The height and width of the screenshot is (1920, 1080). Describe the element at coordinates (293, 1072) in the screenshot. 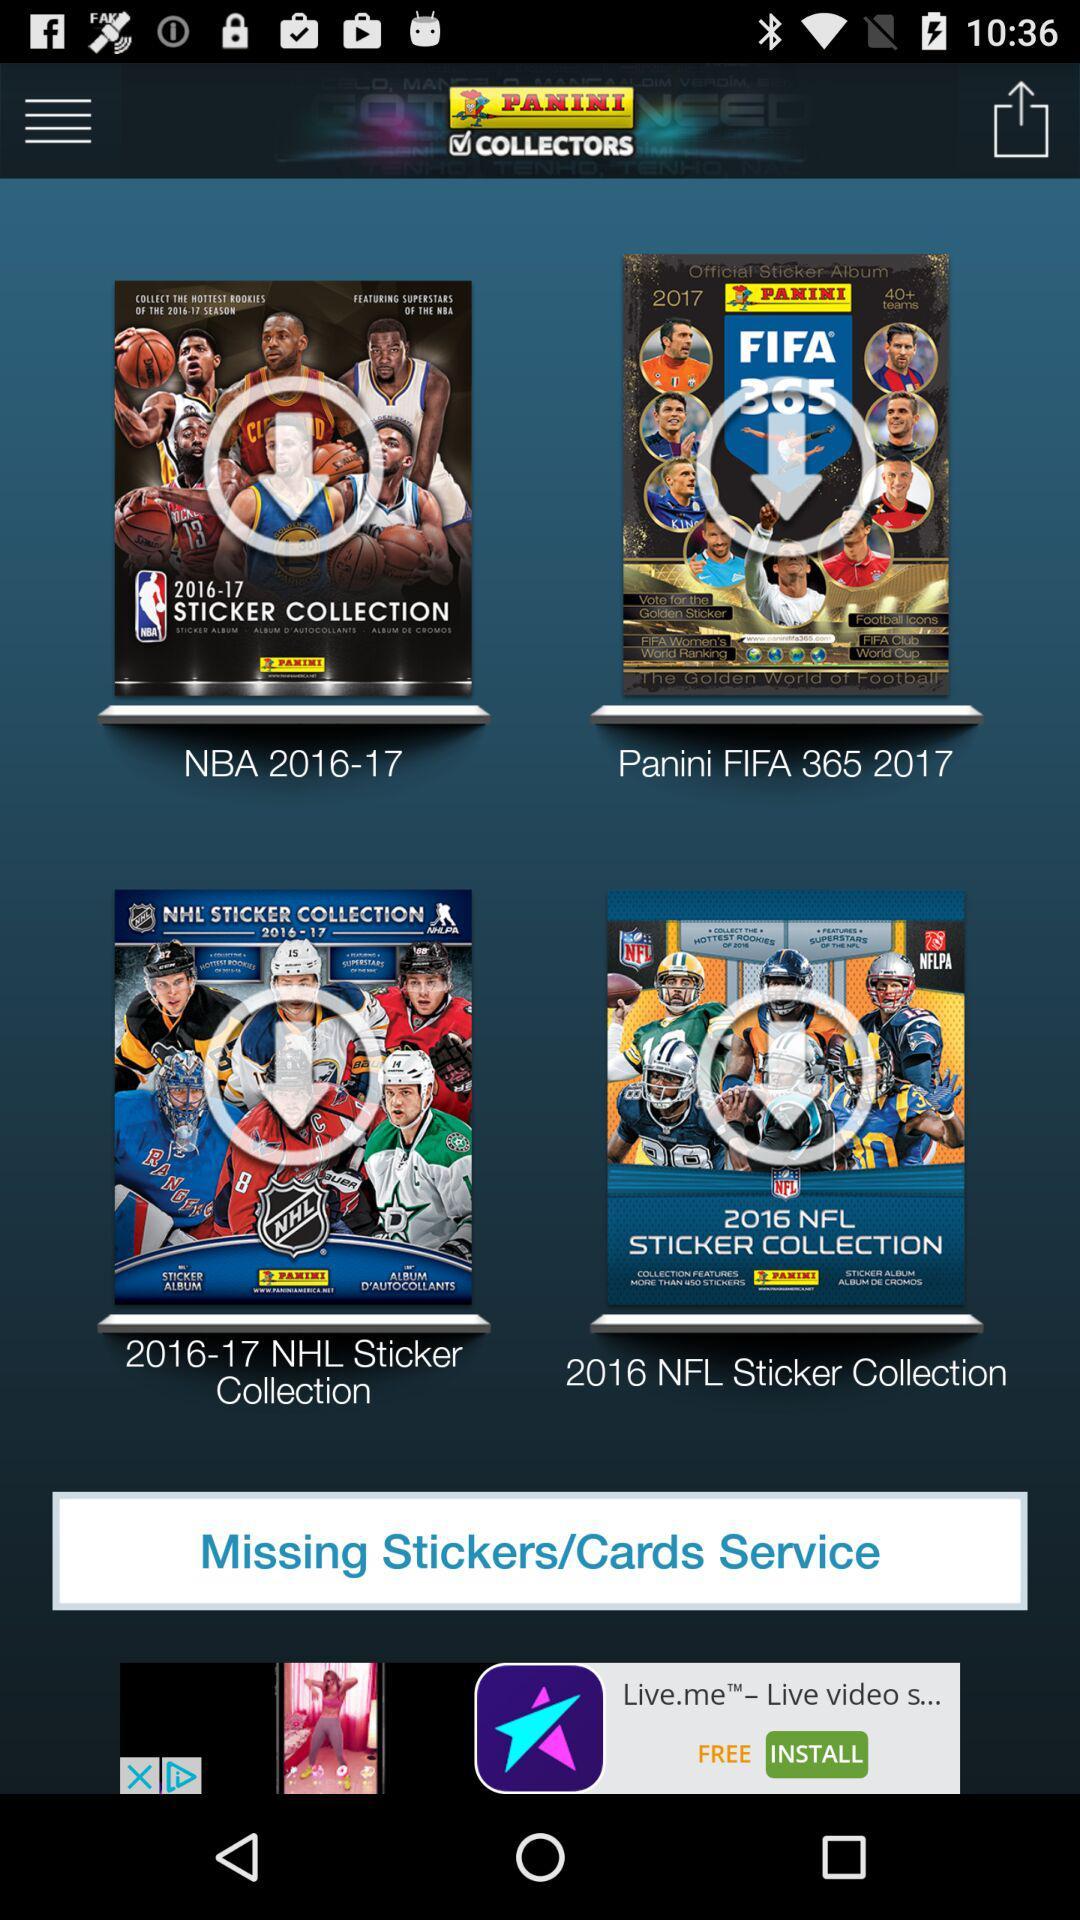

I see `the download option bottom left corner of page` at that location.